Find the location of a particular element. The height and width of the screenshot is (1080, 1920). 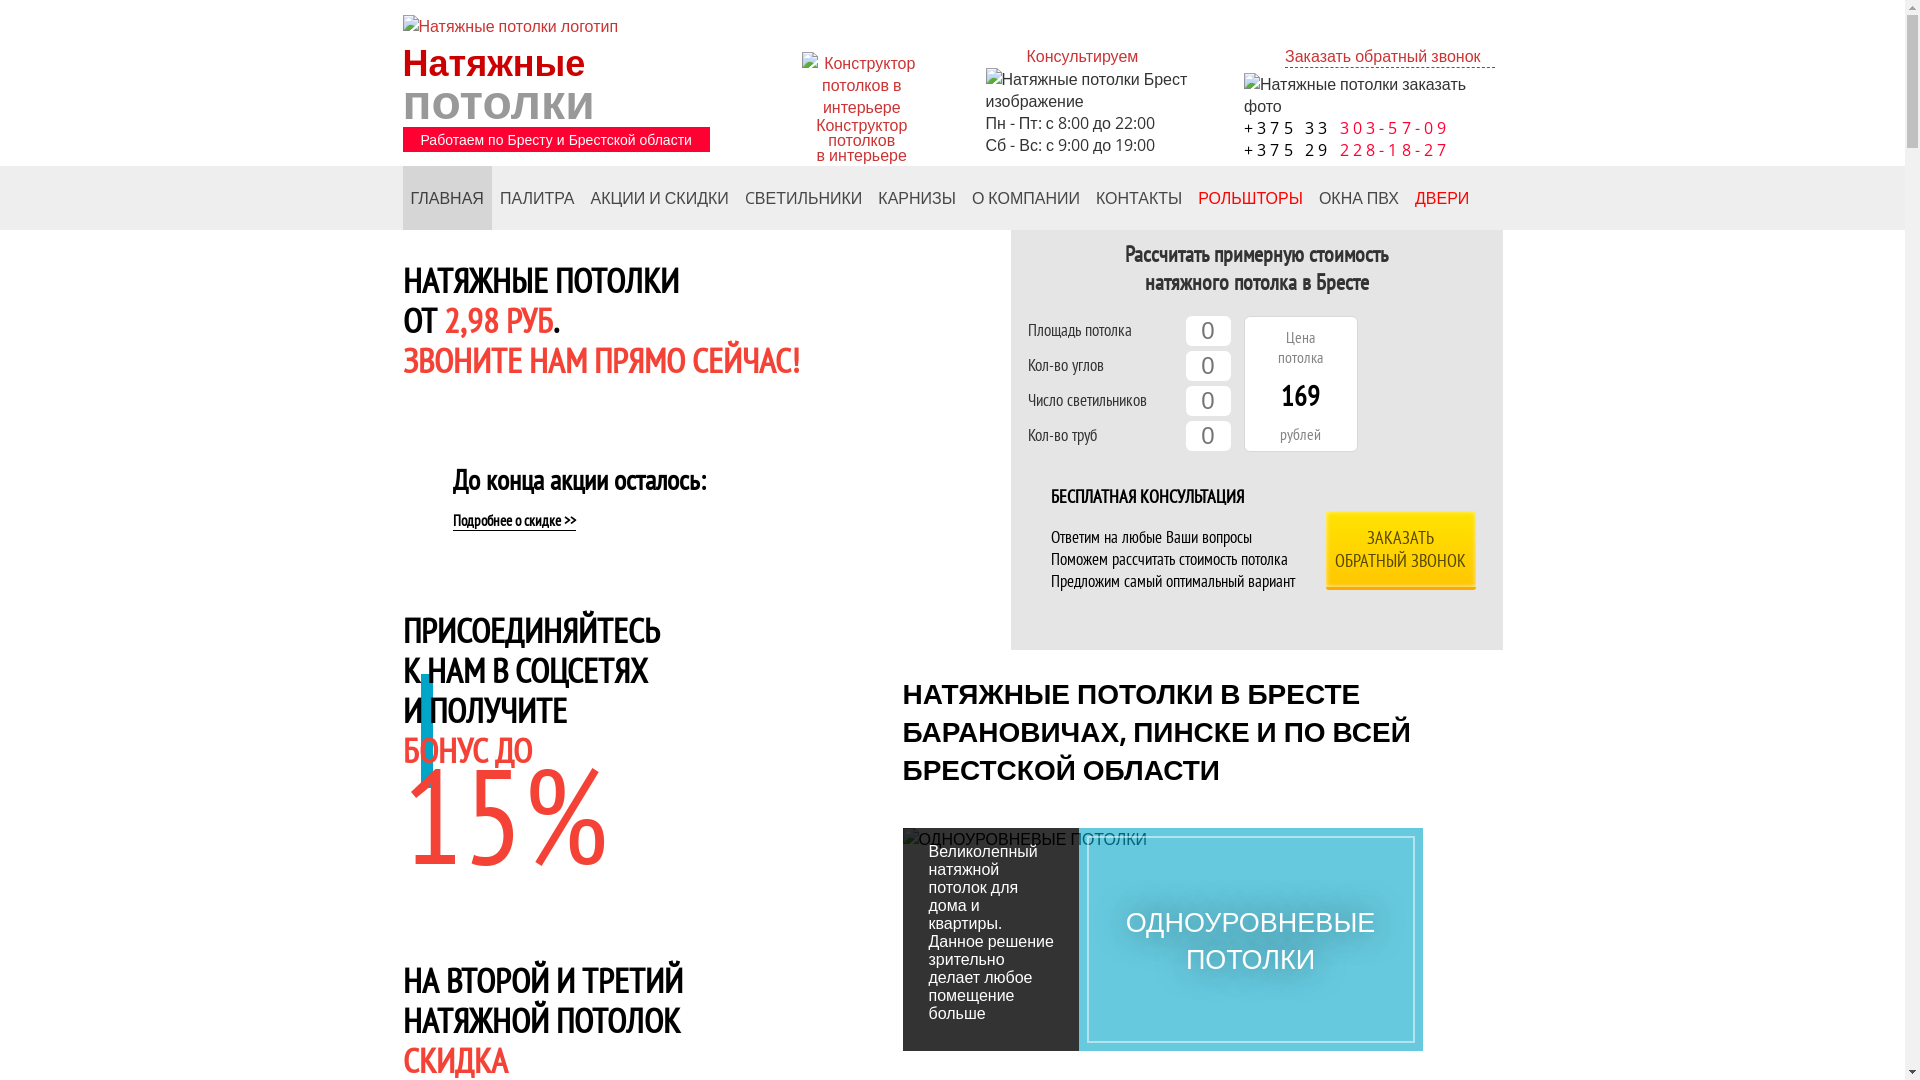

'+375 29 228-18-27' is located at coordinates (1348, 149).